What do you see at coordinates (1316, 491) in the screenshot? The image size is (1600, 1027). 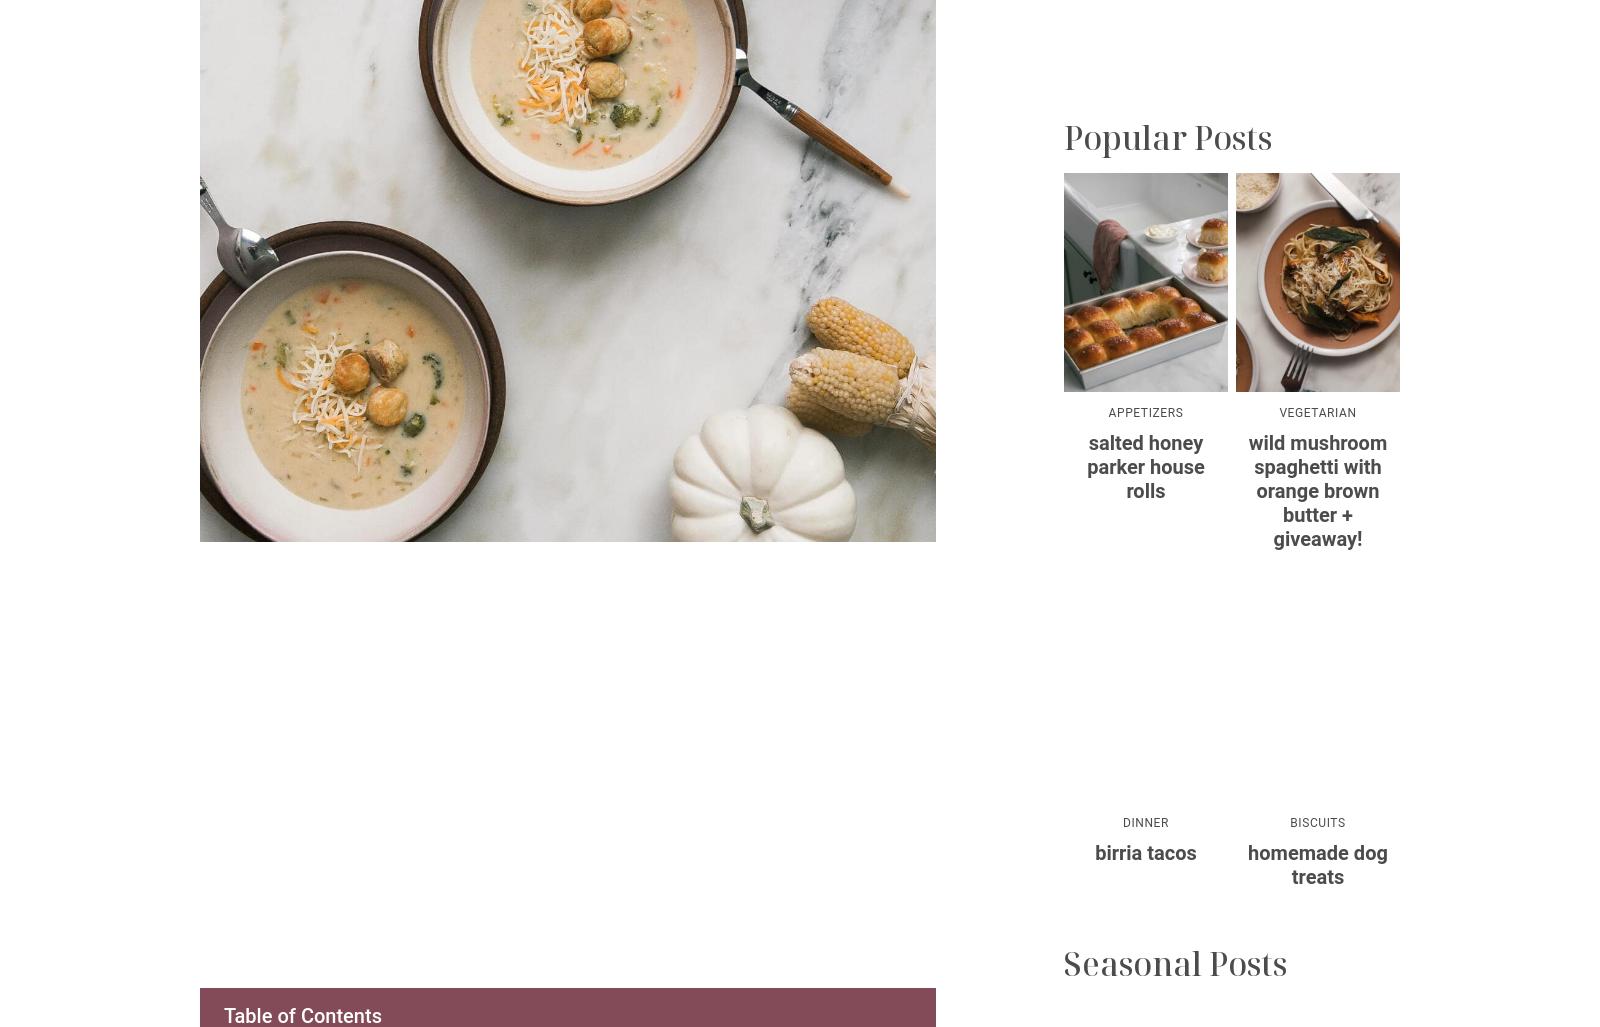 I see `'Wild Mushroom Spaghetti with Orange Brown Butter + Giveaway!'` at bounding box center [1316, 491].